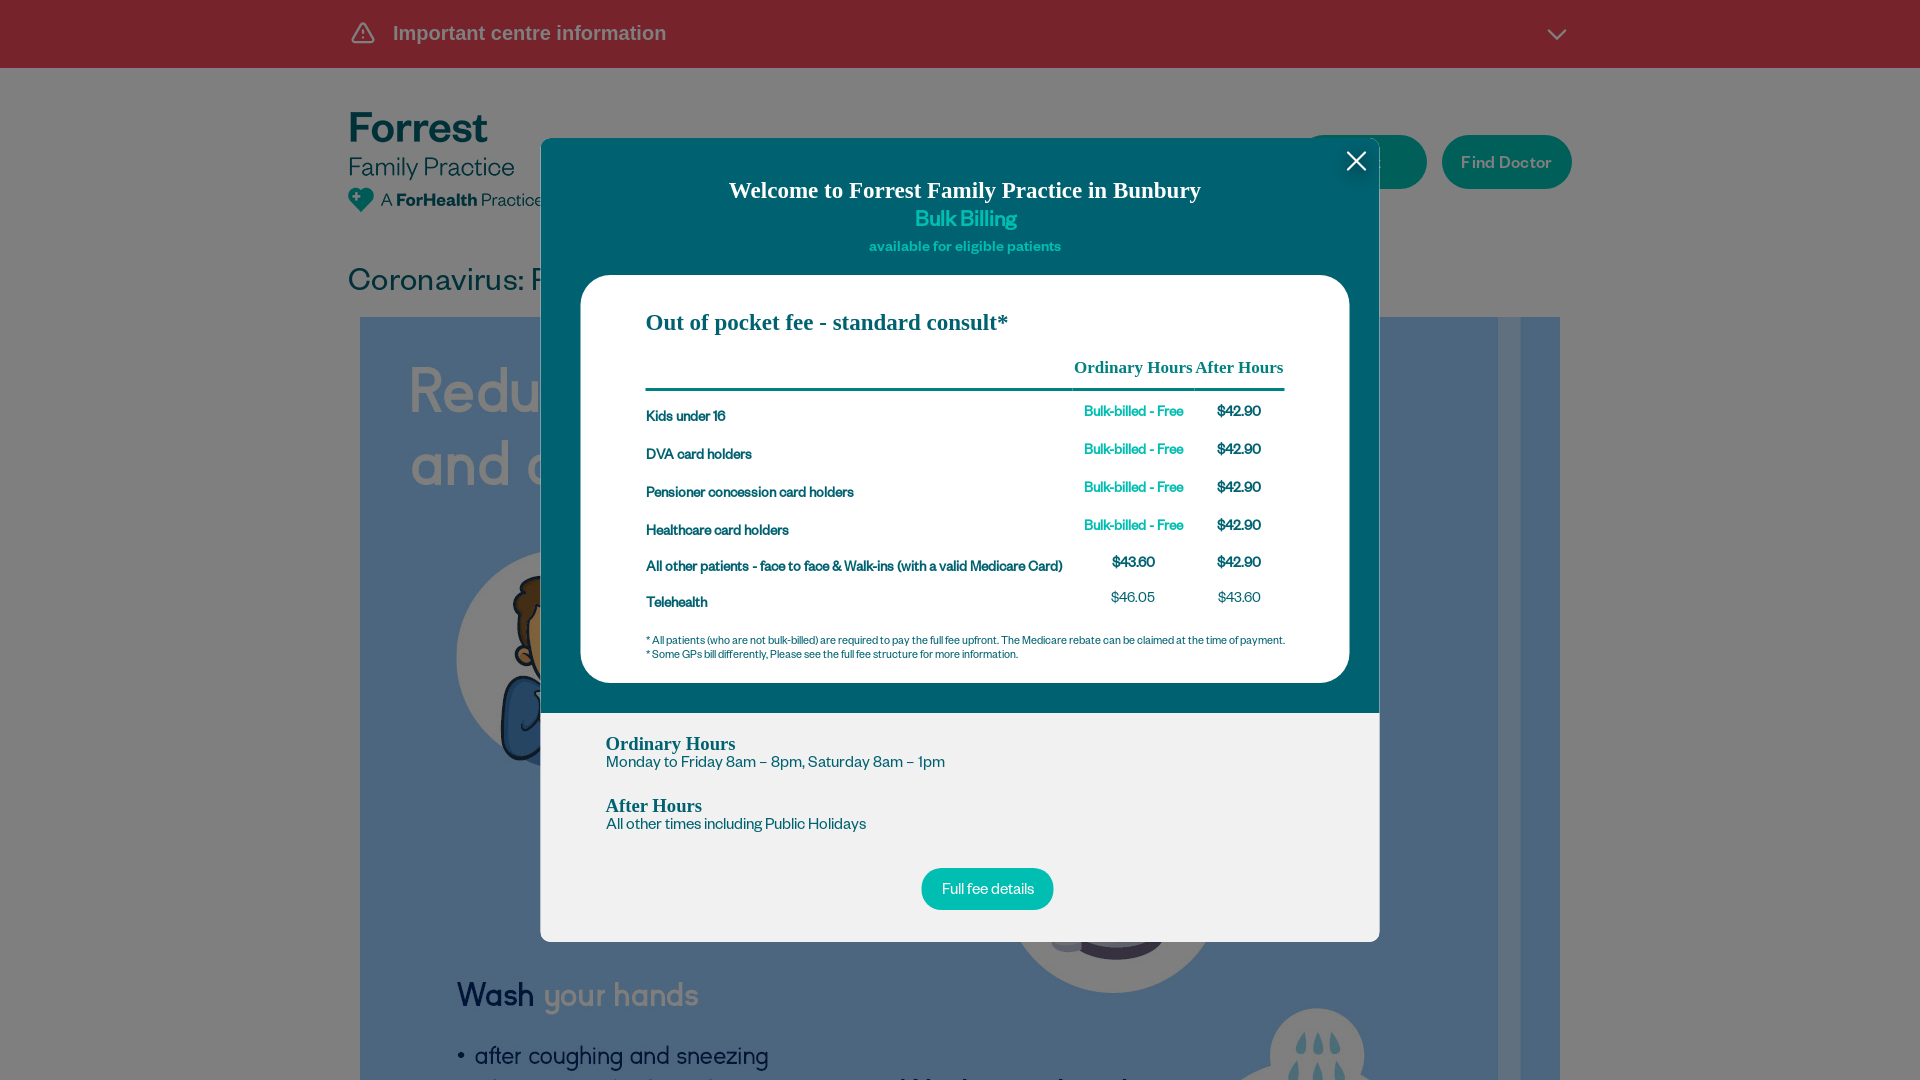  Describe the element at coordinates (444, 161) in the screenshot. I see `'Forrest Family Practice'` at that location.